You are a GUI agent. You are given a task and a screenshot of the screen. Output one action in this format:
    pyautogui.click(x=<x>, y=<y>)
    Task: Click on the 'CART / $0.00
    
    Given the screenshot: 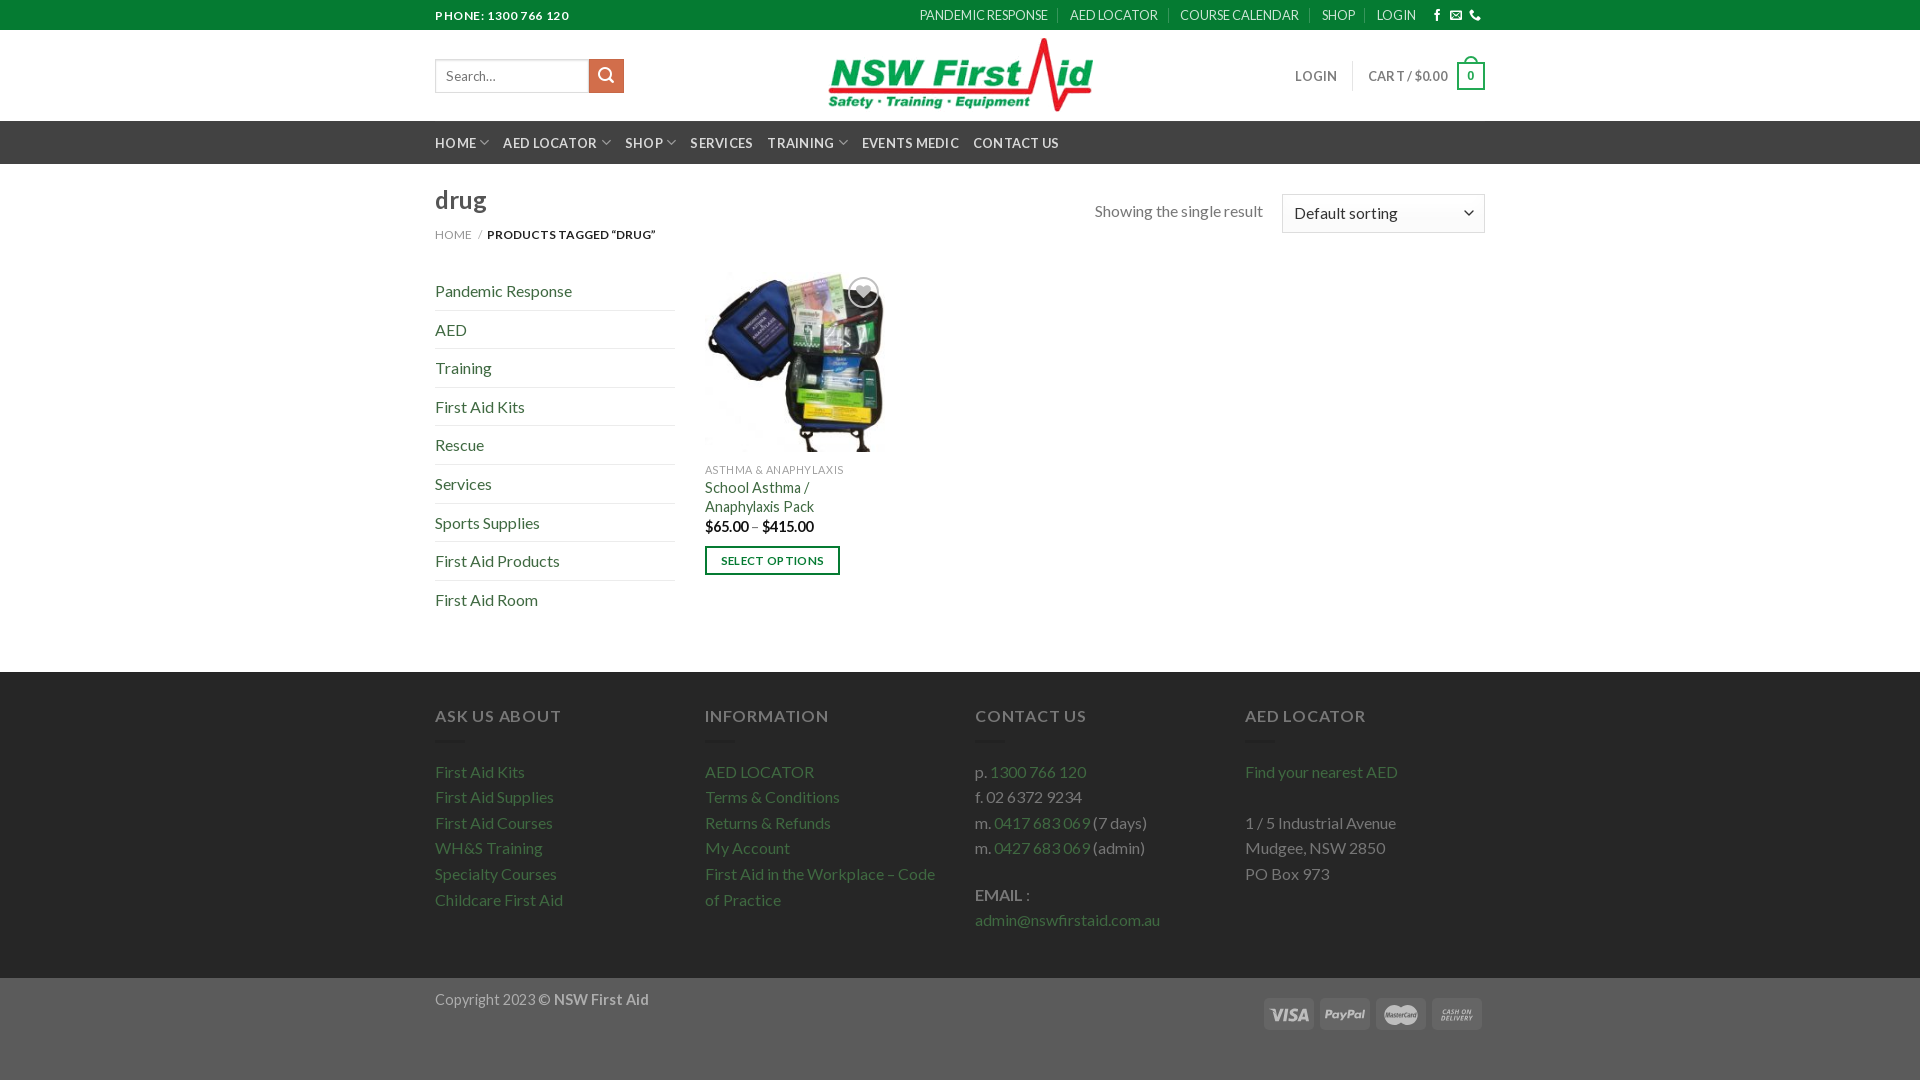 What is the action you would take?
    pyautogui.click(x=1425, y=75)
    